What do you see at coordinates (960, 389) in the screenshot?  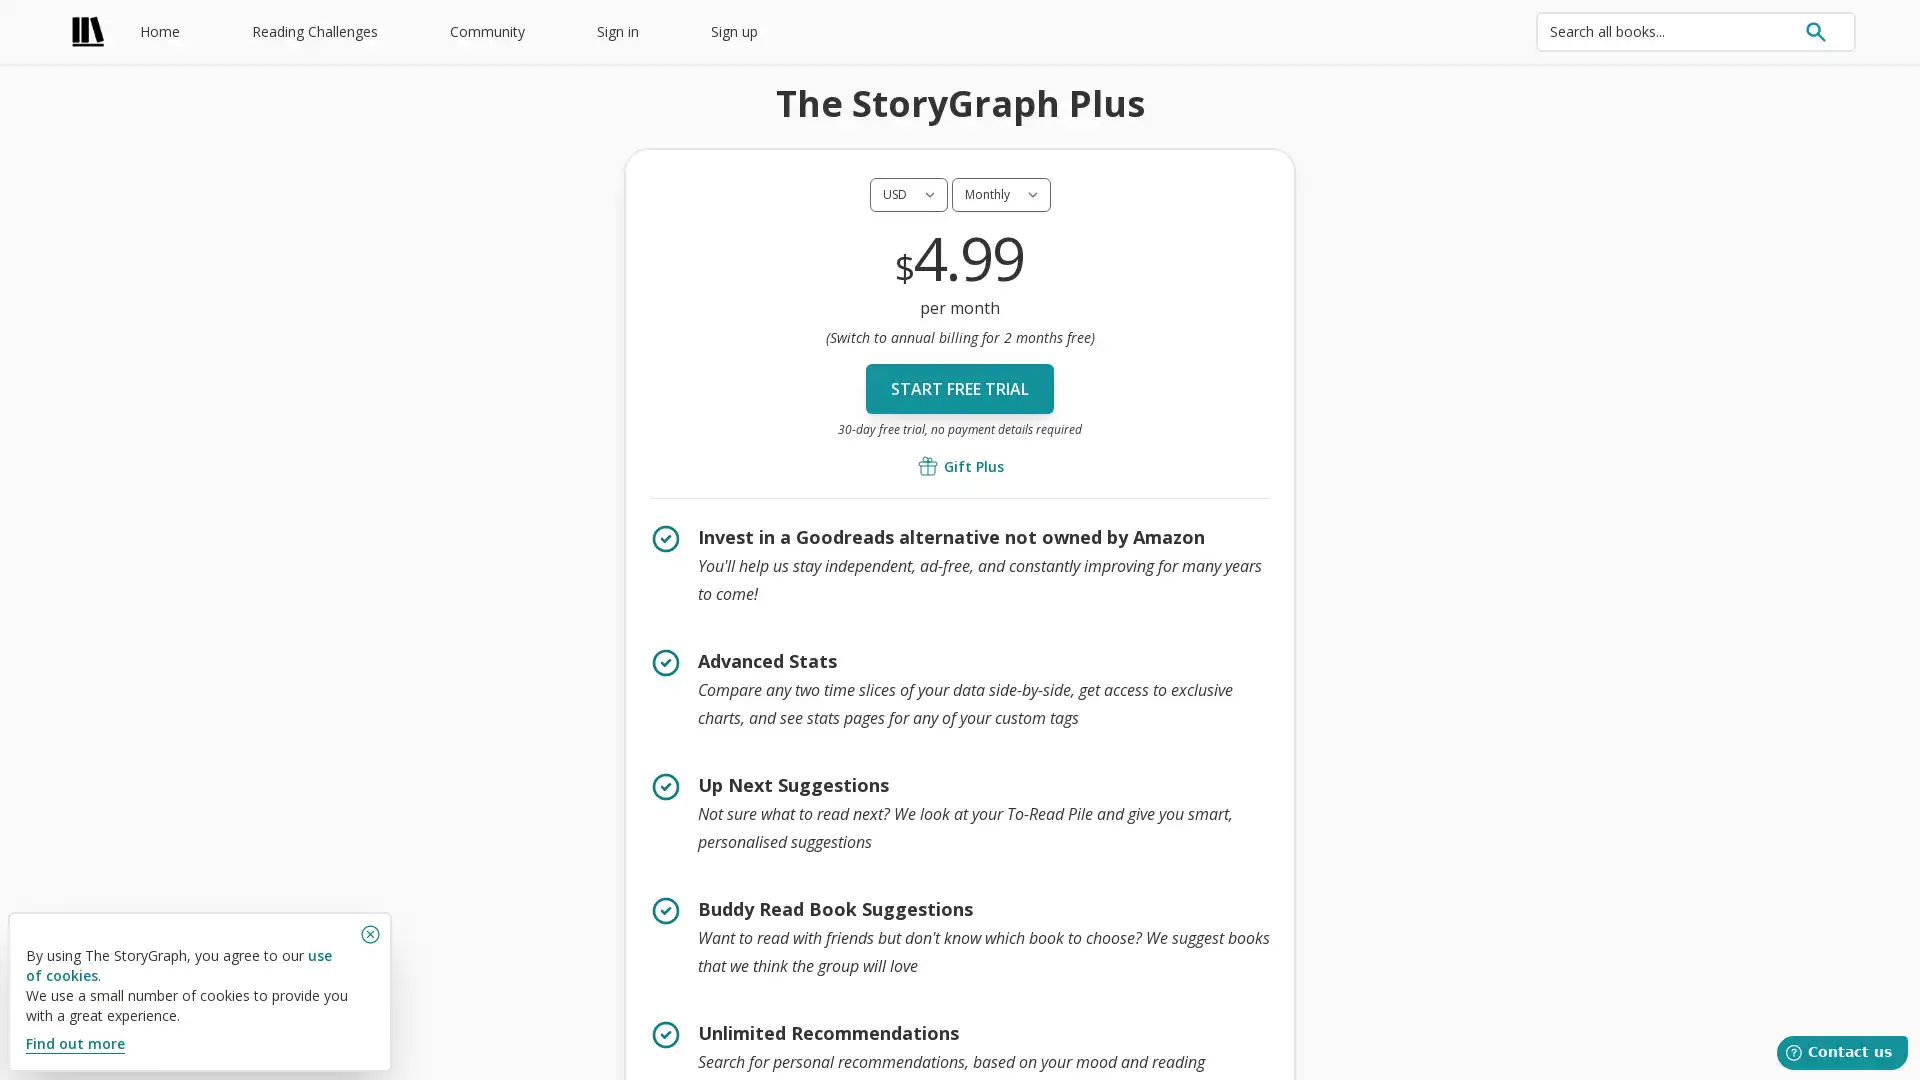 I see `Start free trial` at bounding box center [960, 389].